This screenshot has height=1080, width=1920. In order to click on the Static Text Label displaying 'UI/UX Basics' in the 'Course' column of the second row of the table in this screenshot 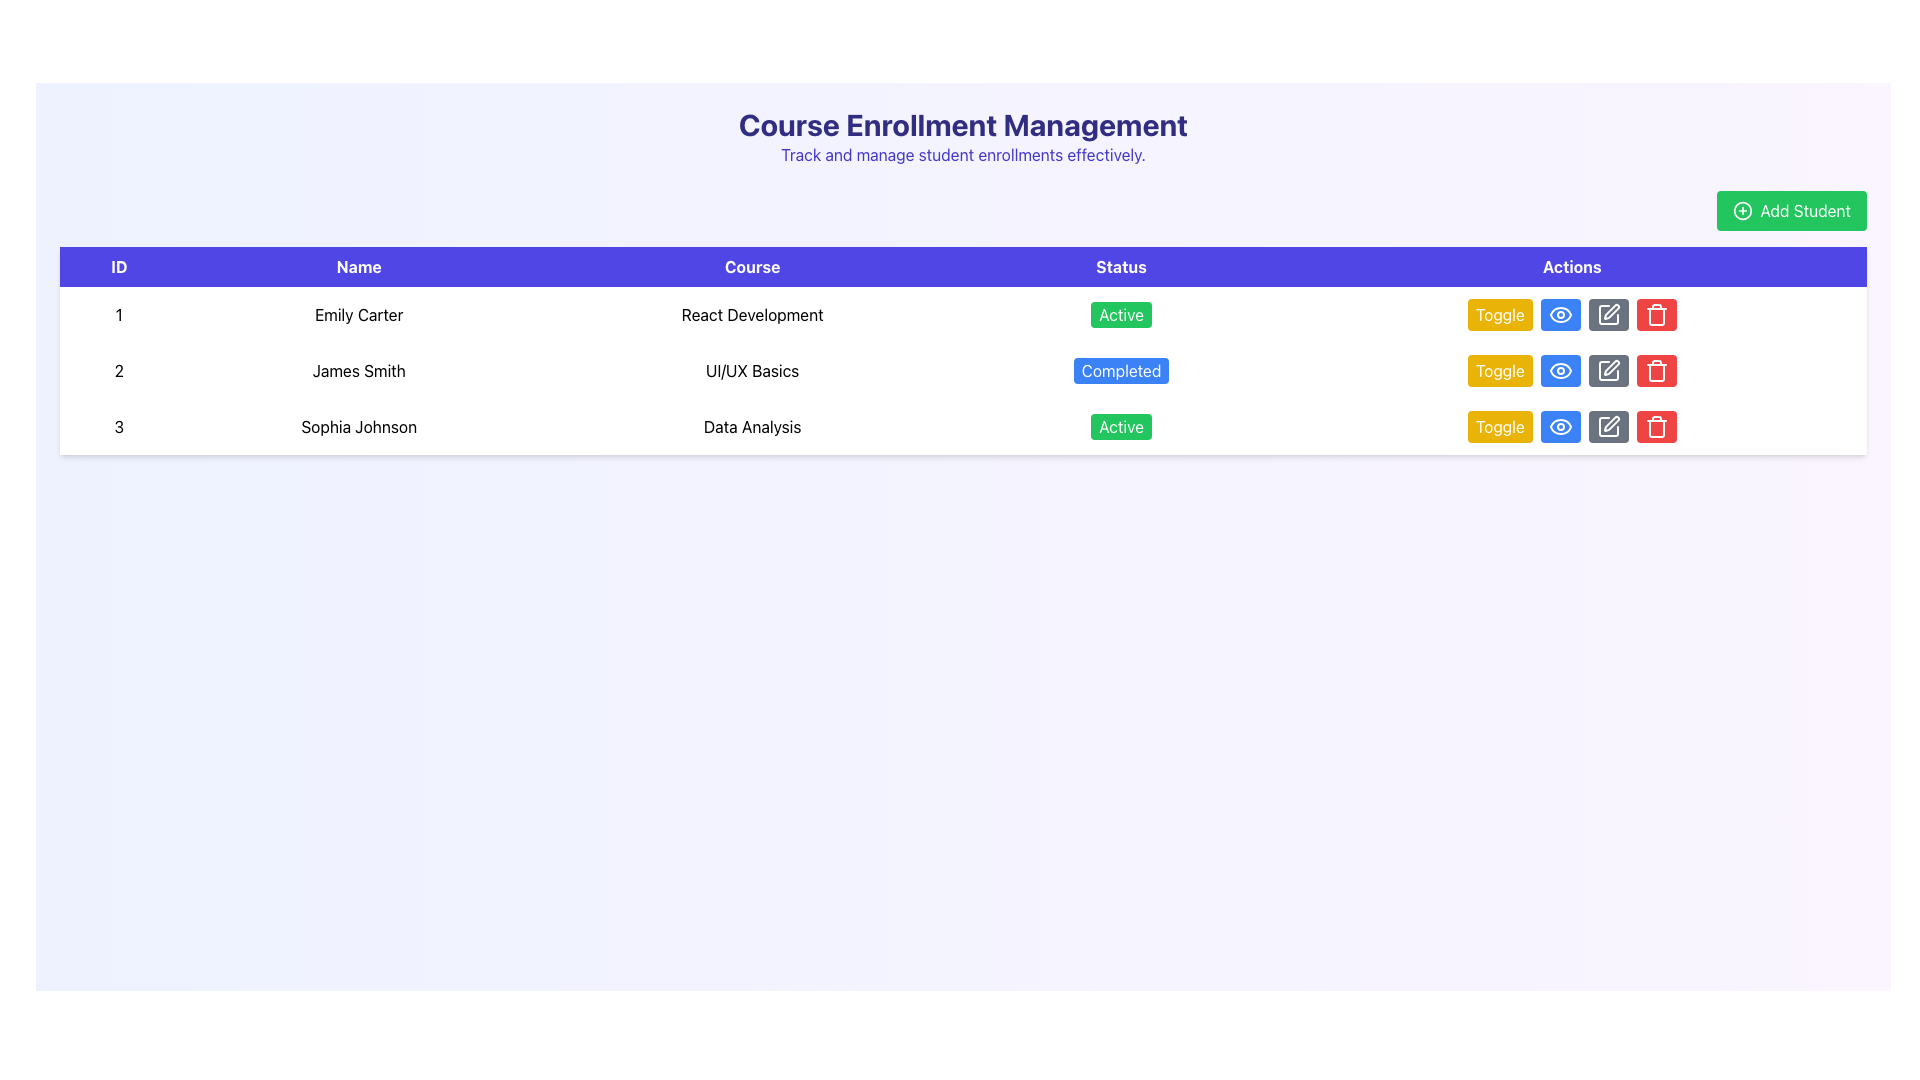, I will do `click(751, 370)`.